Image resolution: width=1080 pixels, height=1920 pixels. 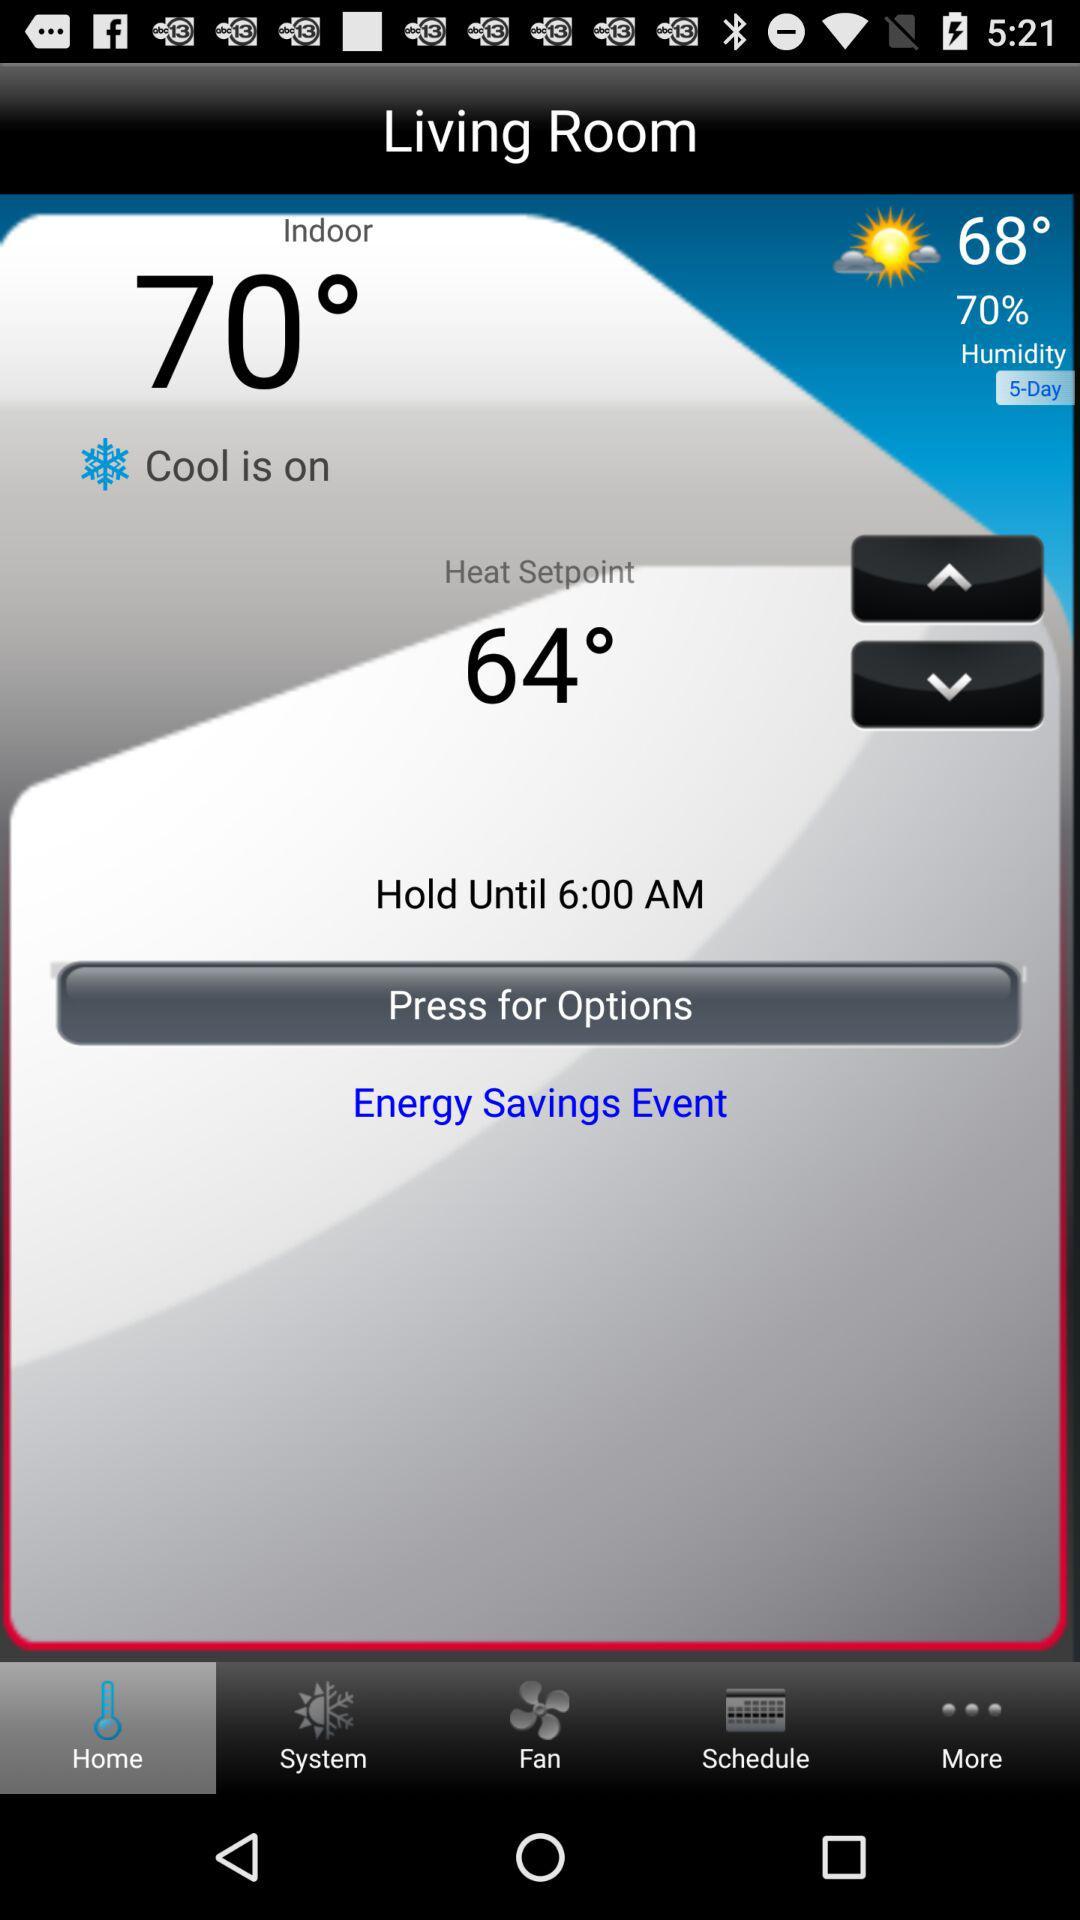 I want to click on press for options icon, so click(x=540, y=1003).